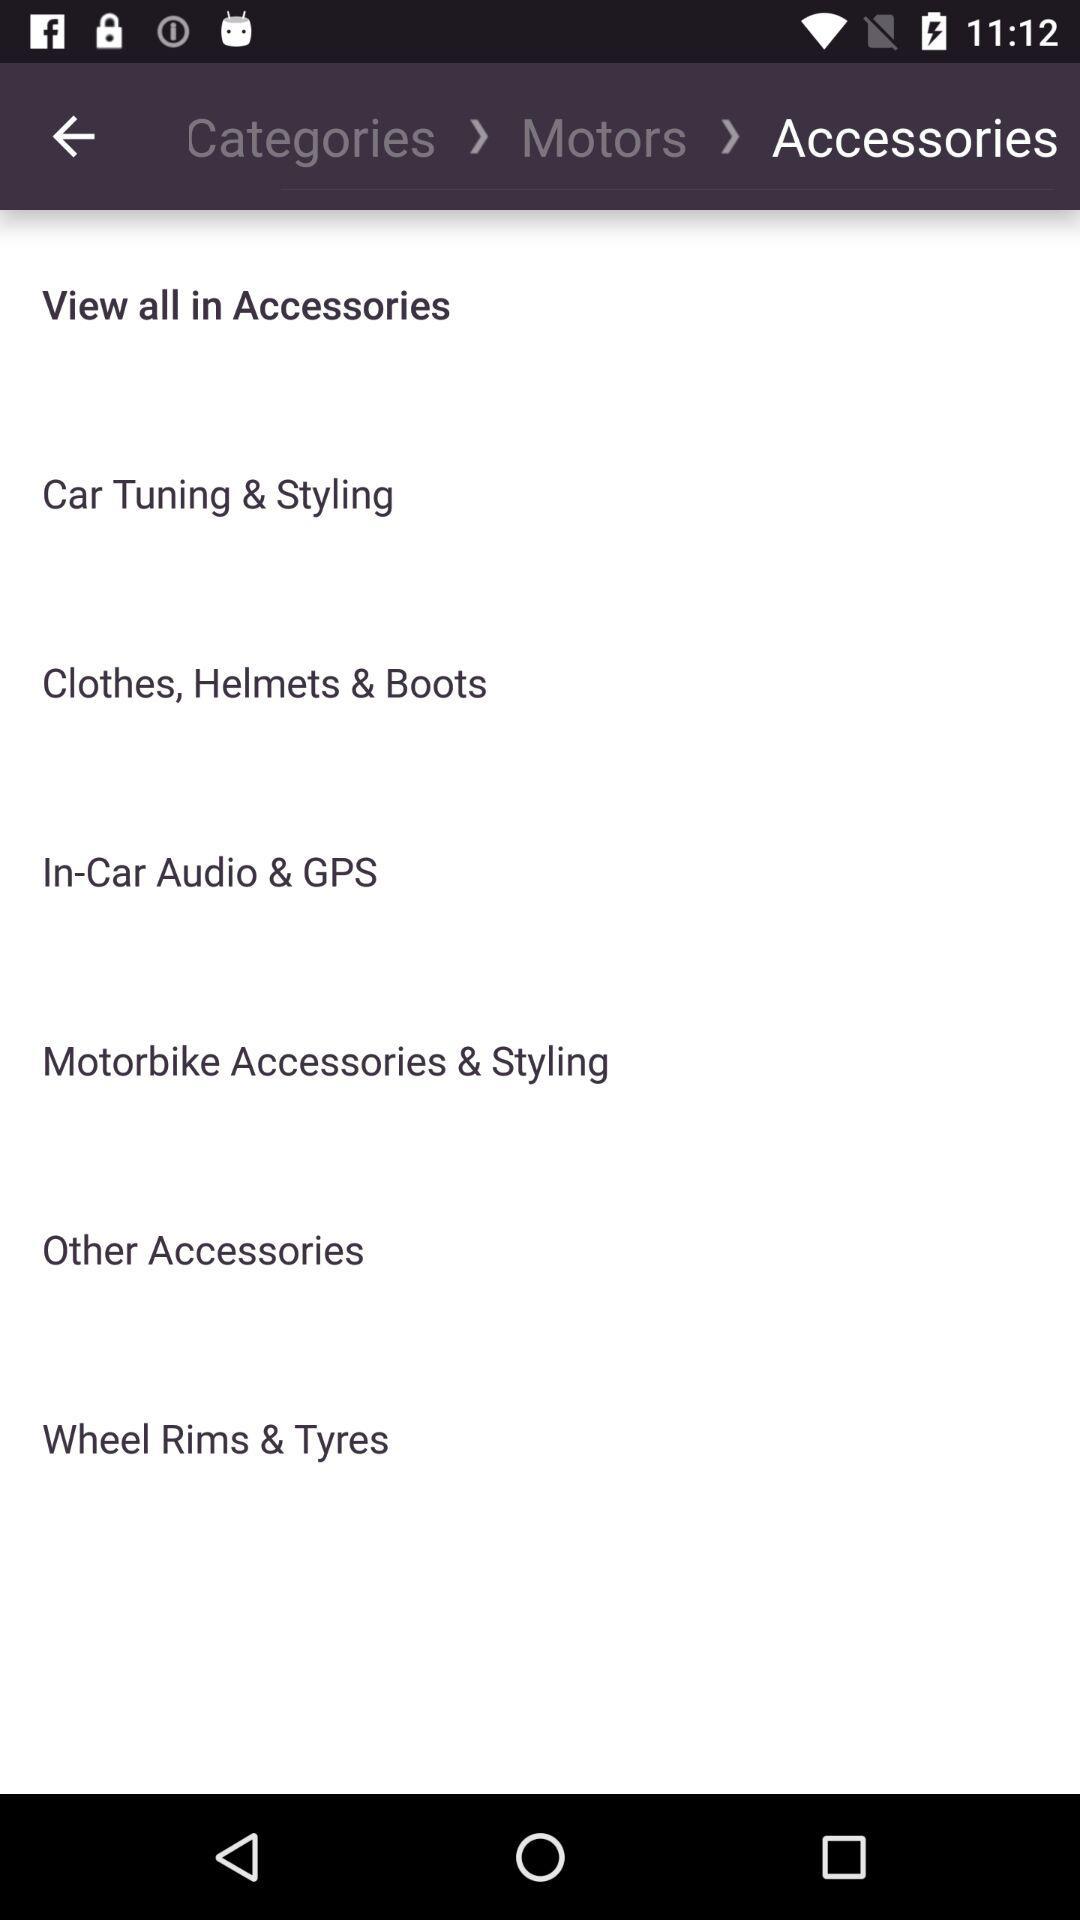 Image resolution: width=1080 pixels, height=1920 pixels. I want to click on motorbike accessories & styling, so click(324, 1059).